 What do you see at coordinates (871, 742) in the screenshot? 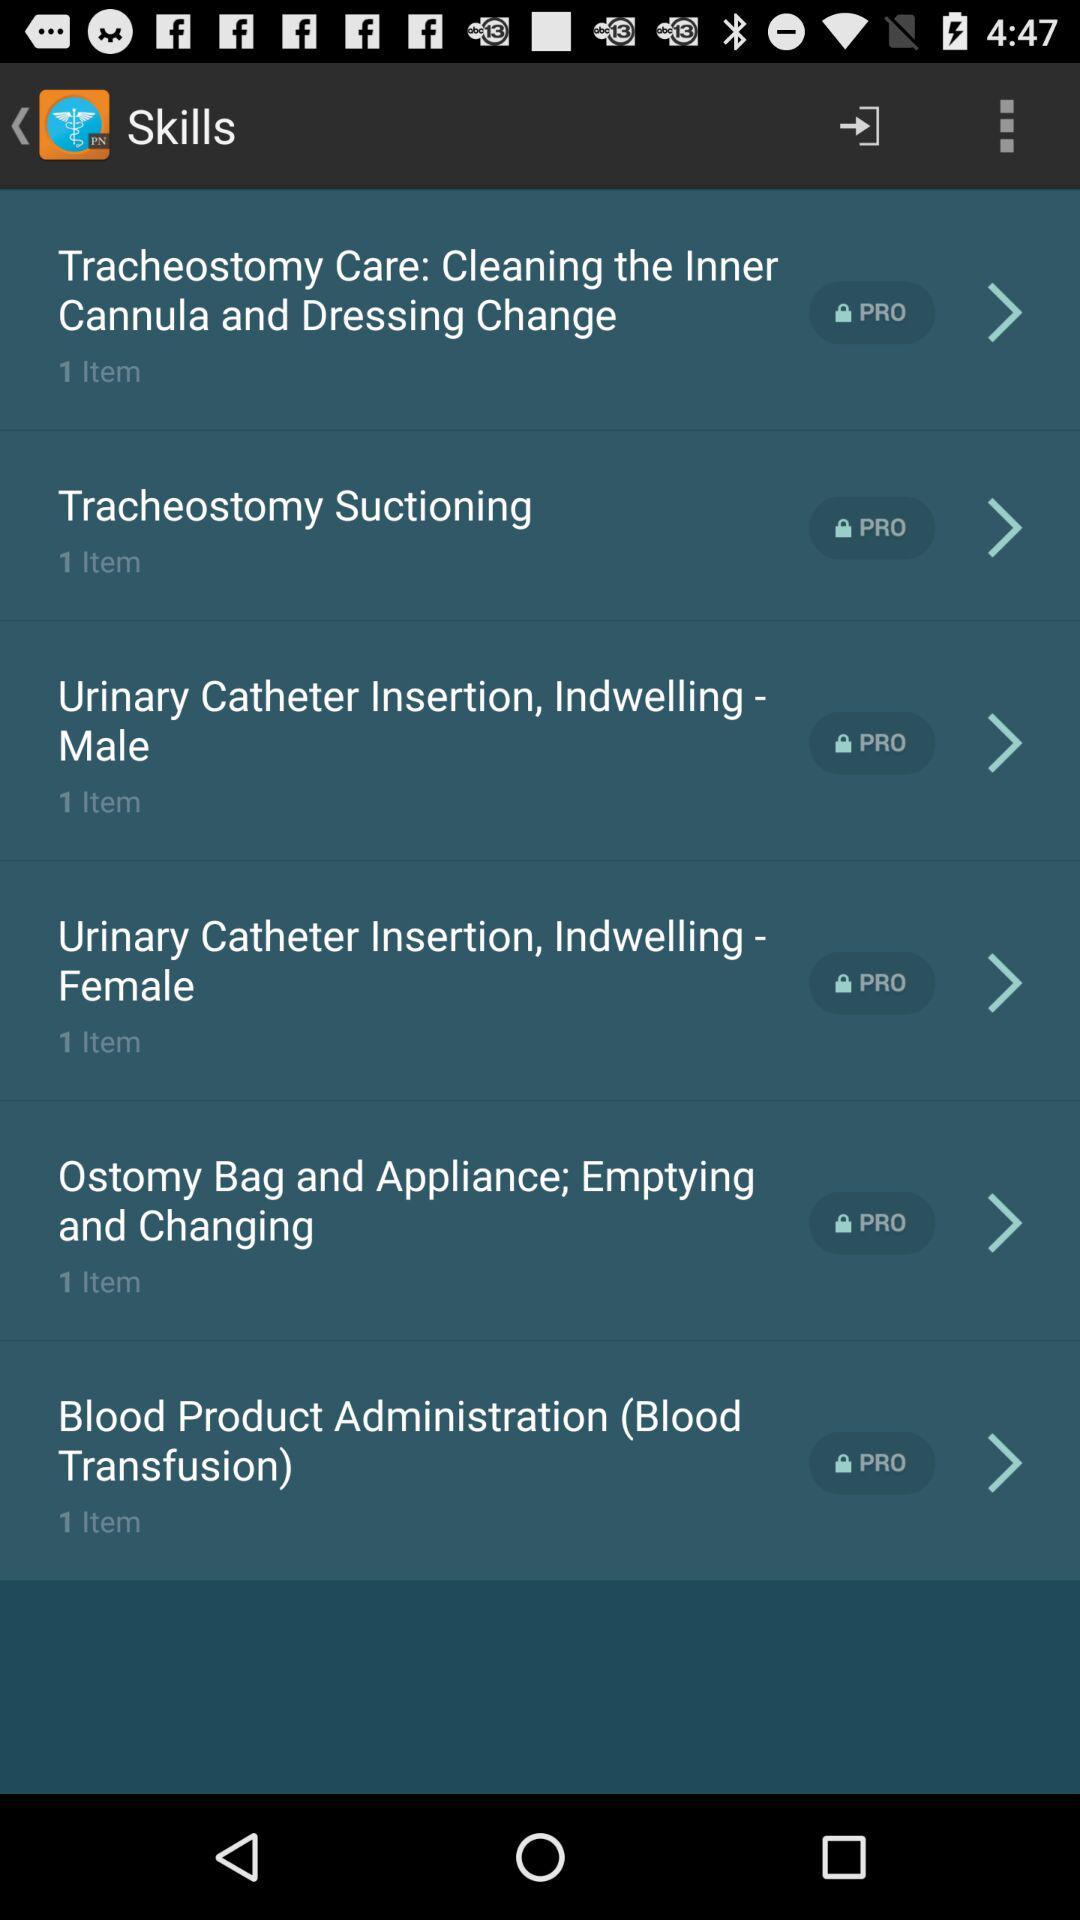
I see `upgrade to pro to unlock` at bounding box center [871, 742].